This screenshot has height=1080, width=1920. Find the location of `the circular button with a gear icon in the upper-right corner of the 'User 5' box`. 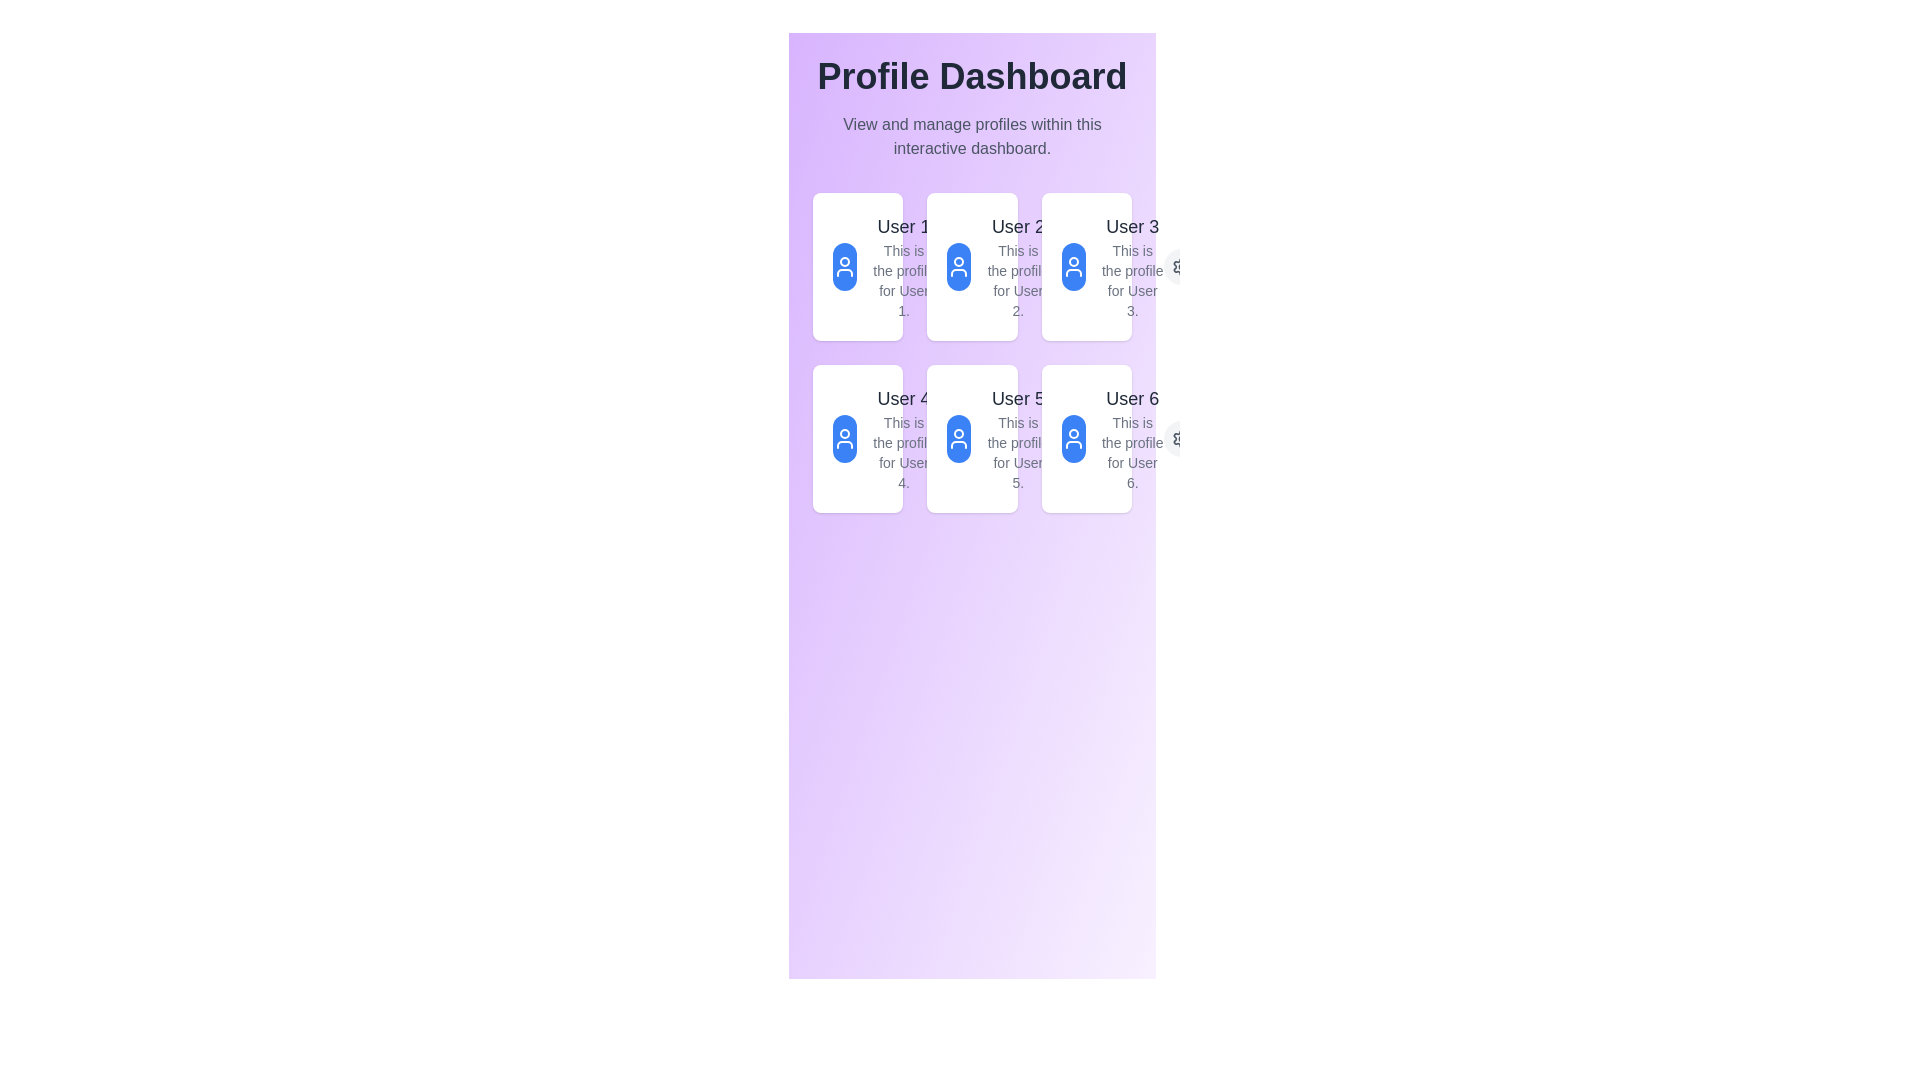

the circular button with a gear icon in the upper-right corner of the 'User 5' box is located at coordinates (1066, 438).